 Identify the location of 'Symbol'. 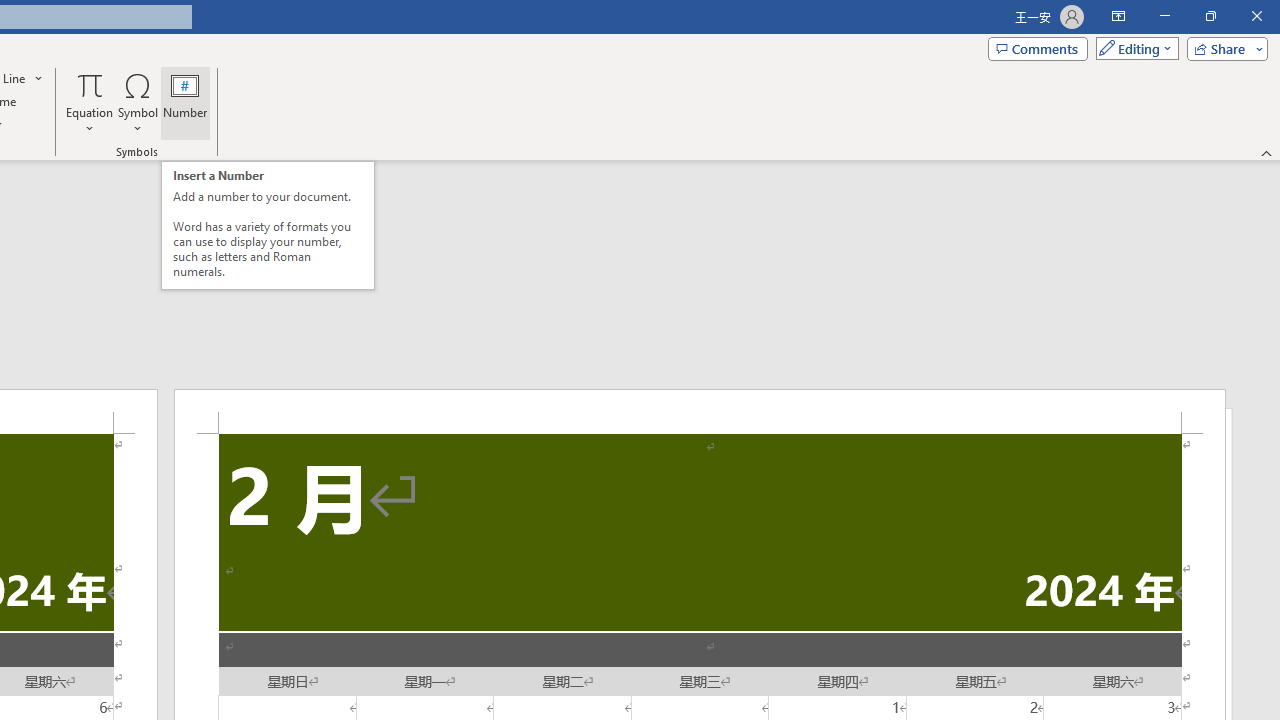
(137, 103).